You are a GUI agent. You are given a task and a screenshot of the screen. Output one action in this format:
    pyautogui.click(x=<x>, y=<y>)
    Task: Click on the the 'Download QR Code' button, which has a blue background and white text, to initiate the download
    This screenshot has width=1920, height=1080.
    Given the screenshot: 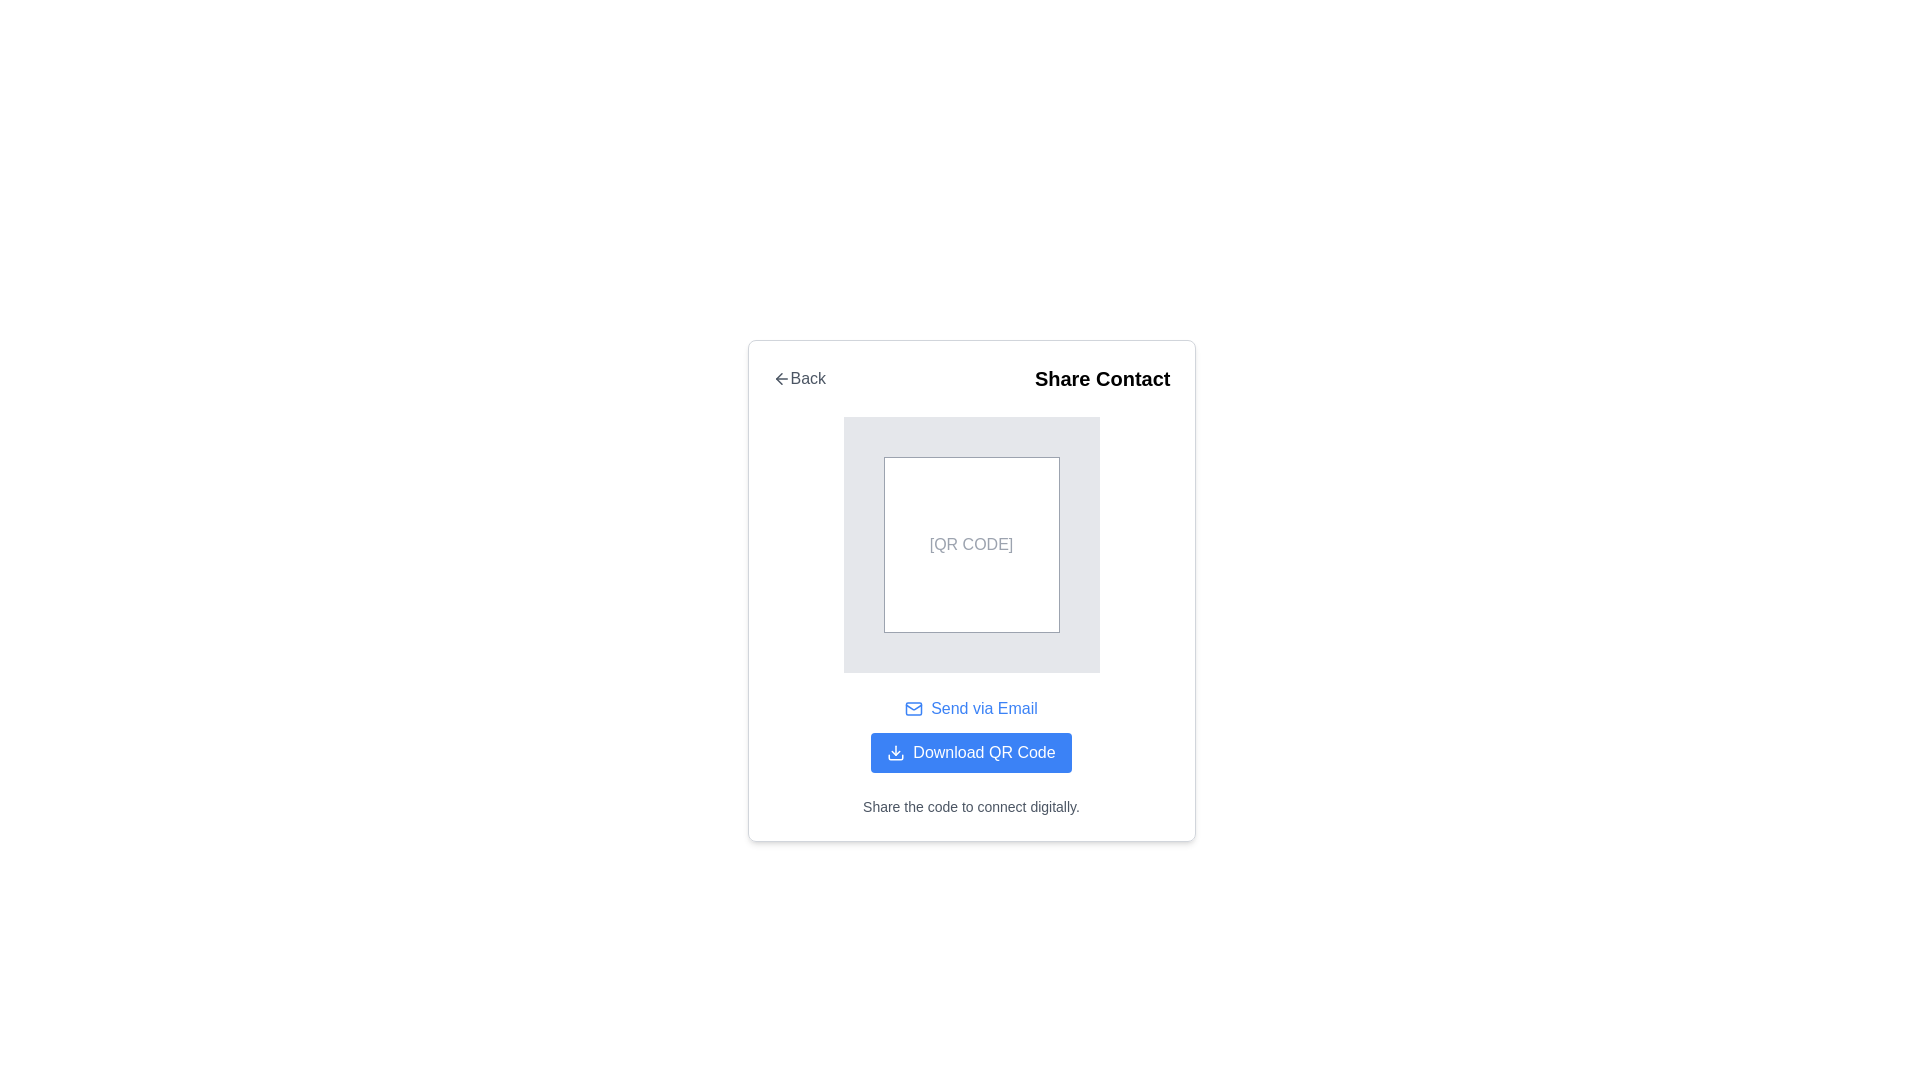 What is the action you would take?
    pyautogui.click(x=971, y=752)
    